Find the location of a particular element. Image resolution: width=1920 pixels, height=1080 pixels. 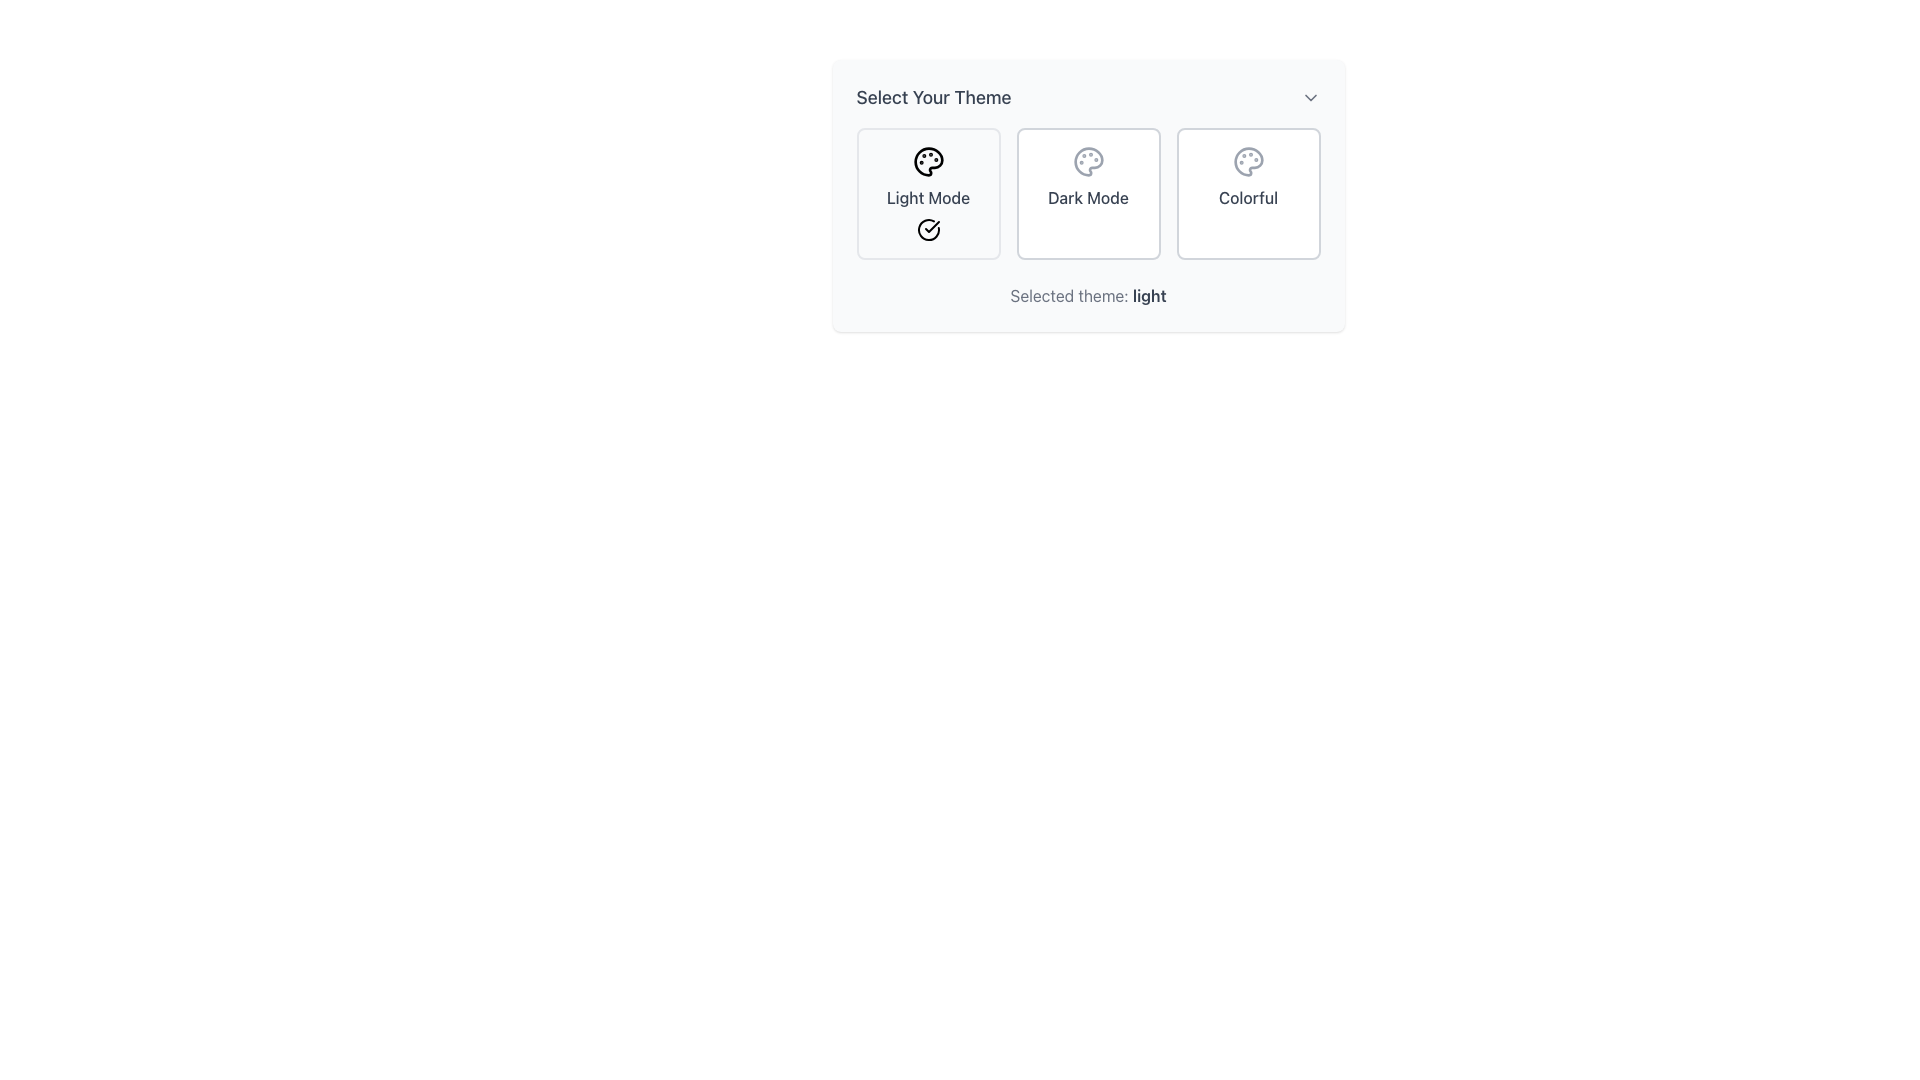

the Text Display element that indicates the currently selected theme, located below the theme options (Light Mode, Dark Mode, and Colorful) is located at coordinates (1087, 296).